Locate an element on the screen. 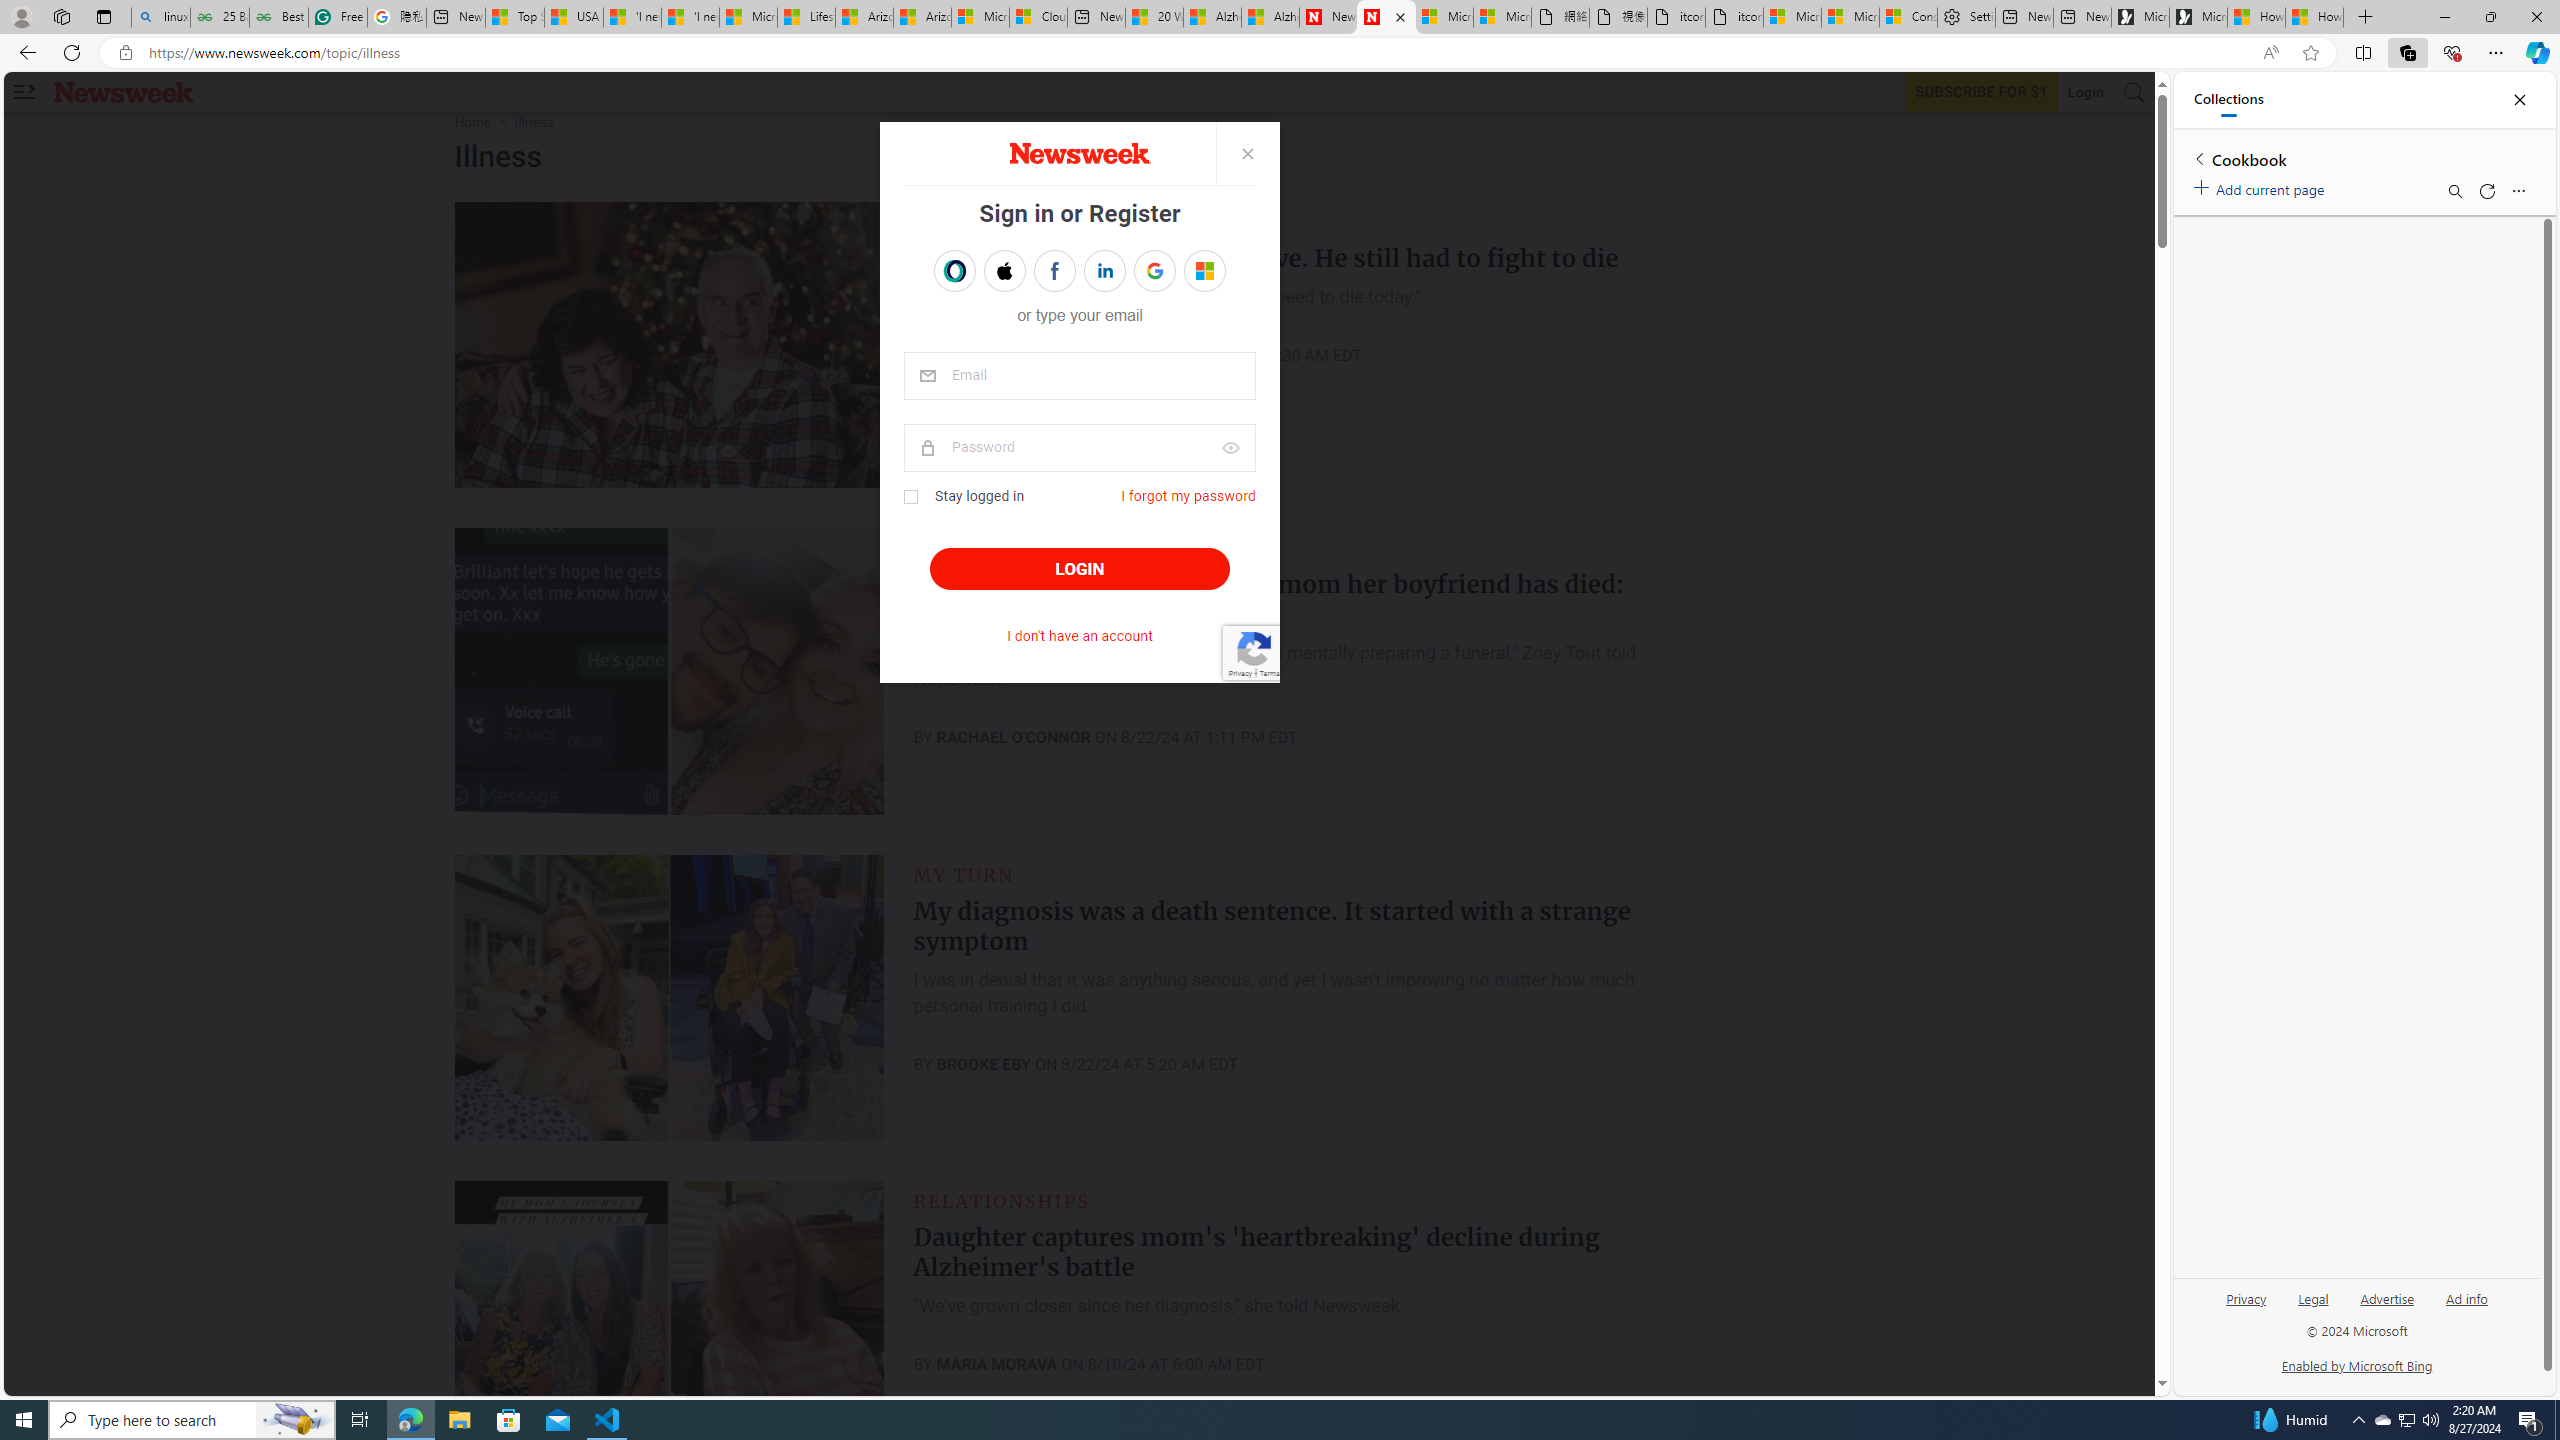 The width and height of the screenshot is (2560, 1440). 'Subscribe to our service' is located at coordinates (1981, 91).